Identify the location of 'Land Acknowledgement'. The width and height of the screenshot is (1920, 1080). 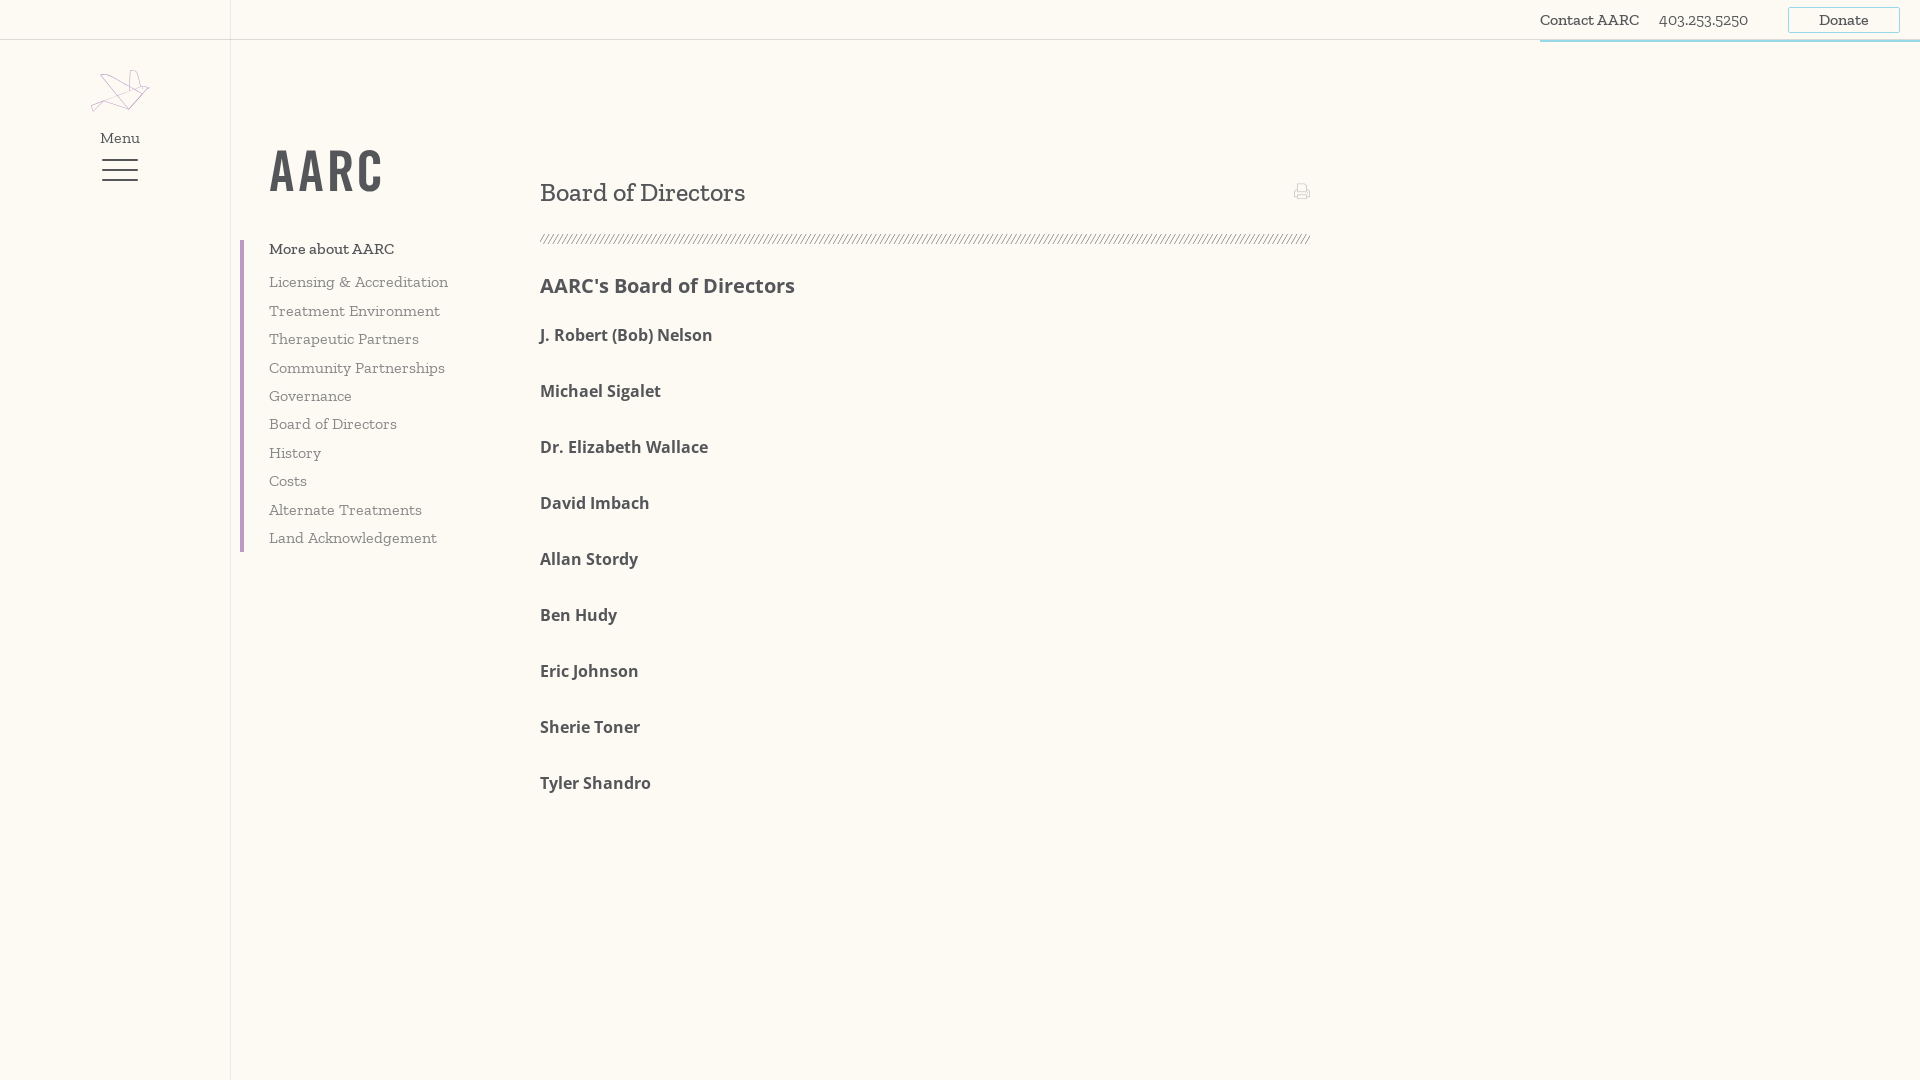
(374, 536).